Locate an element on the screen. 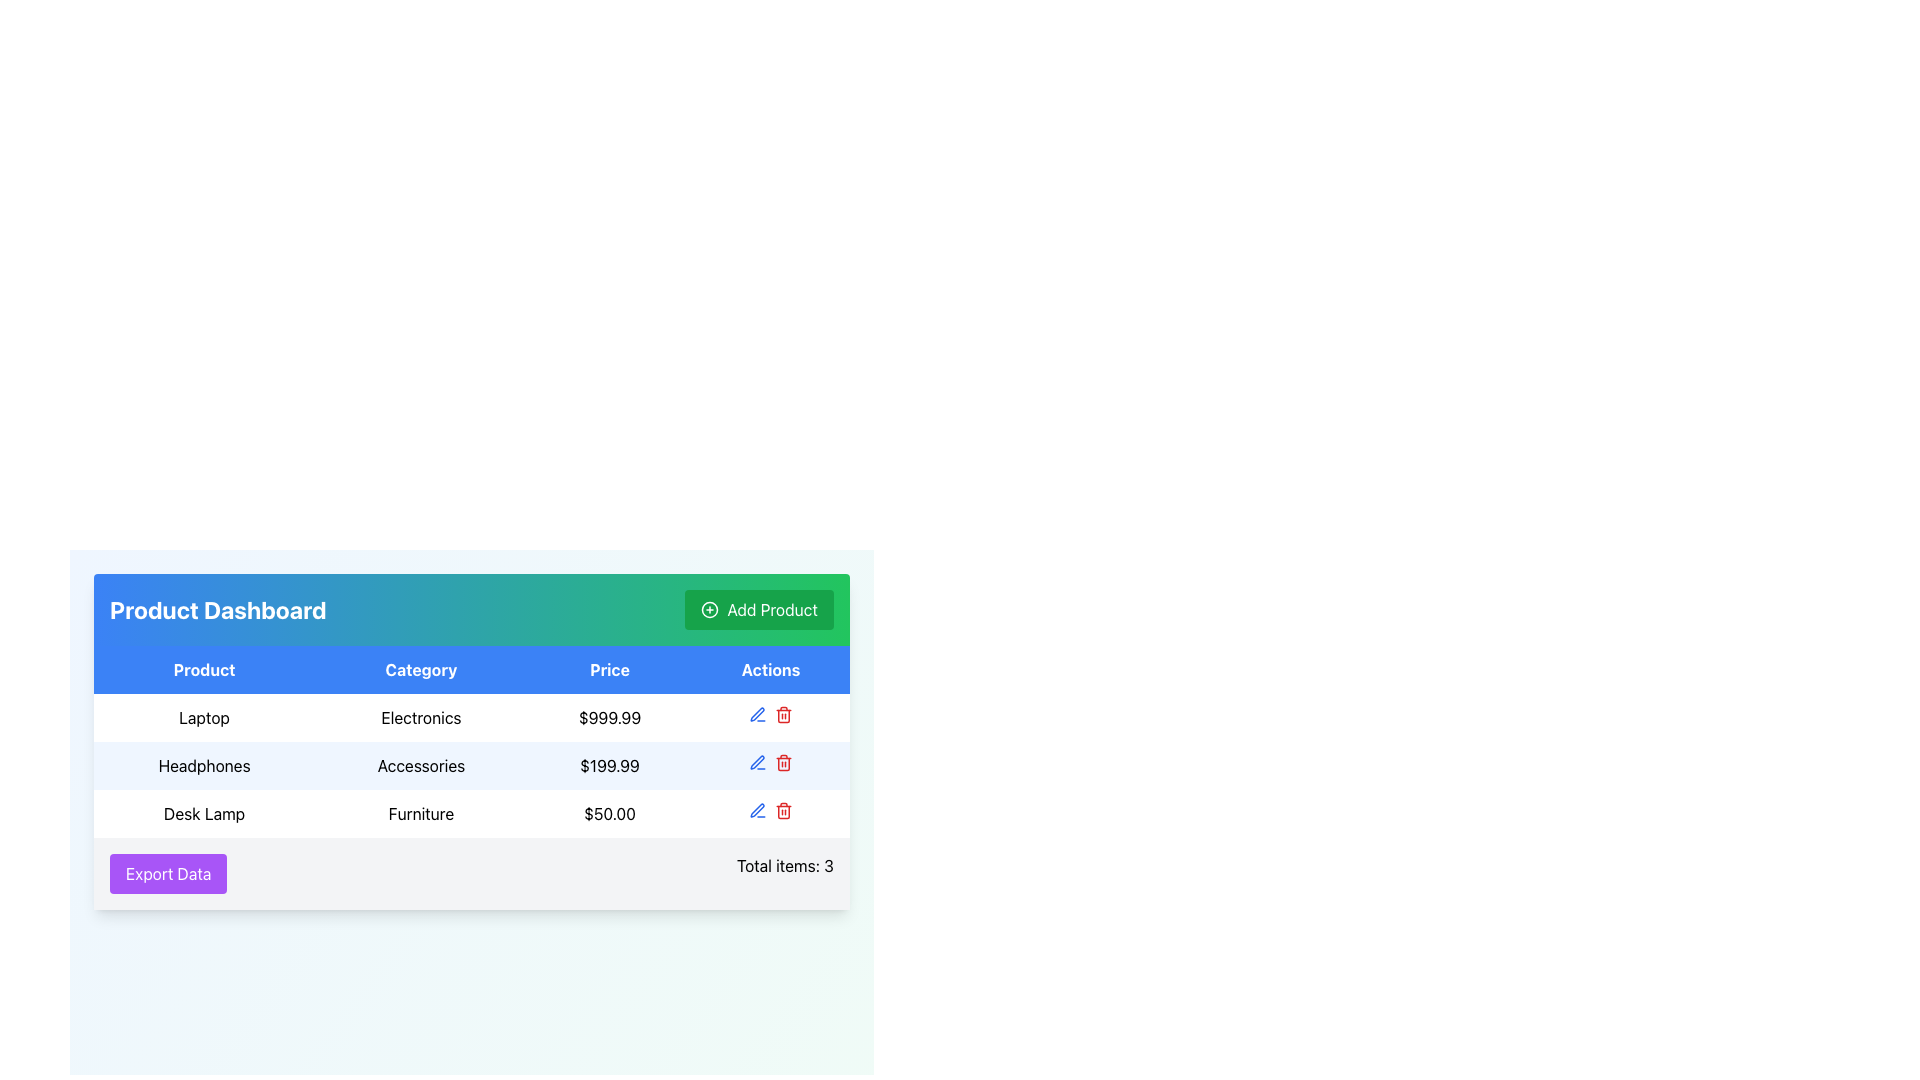 Image resolution: width=1920 pixels, height=1080 pixels. the static text displaying the price '$999.99' for the 'Laptop' product in the 'Price' column of the data table is located at coordinates (608, 716).